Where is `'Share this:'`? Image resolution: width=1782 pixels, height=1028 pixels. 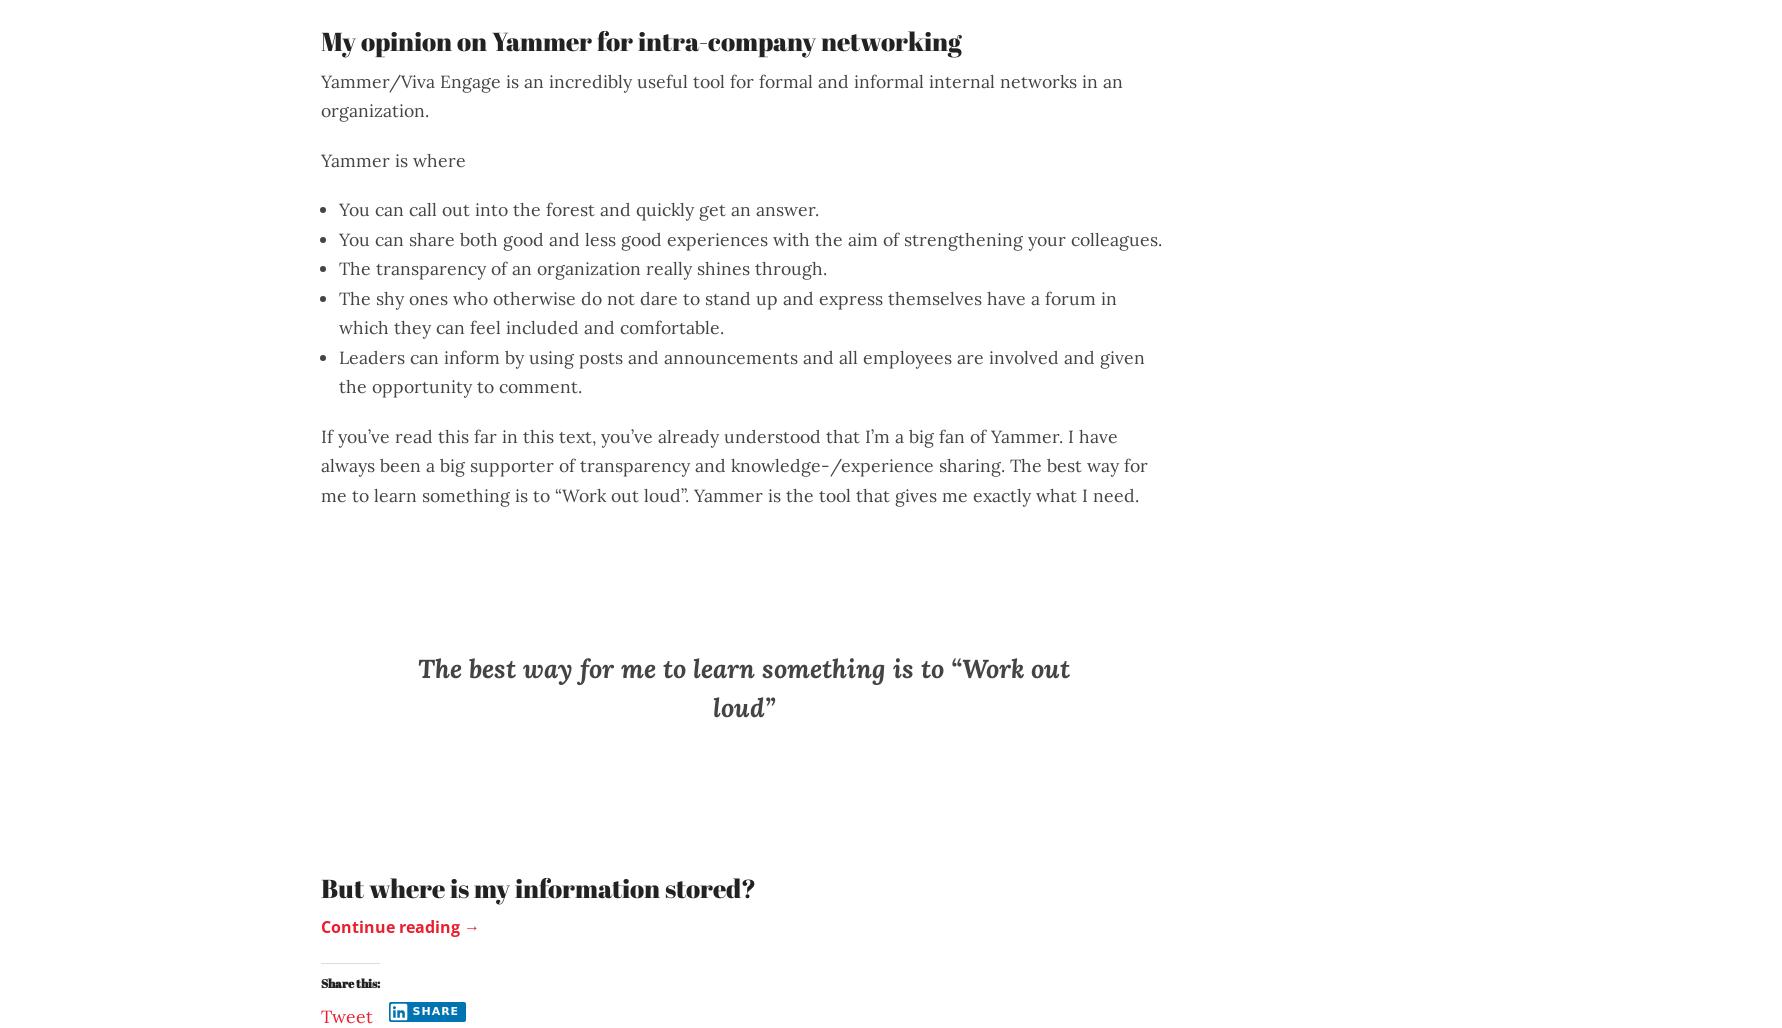
'Share this:' is located at coordinates (349, 981).